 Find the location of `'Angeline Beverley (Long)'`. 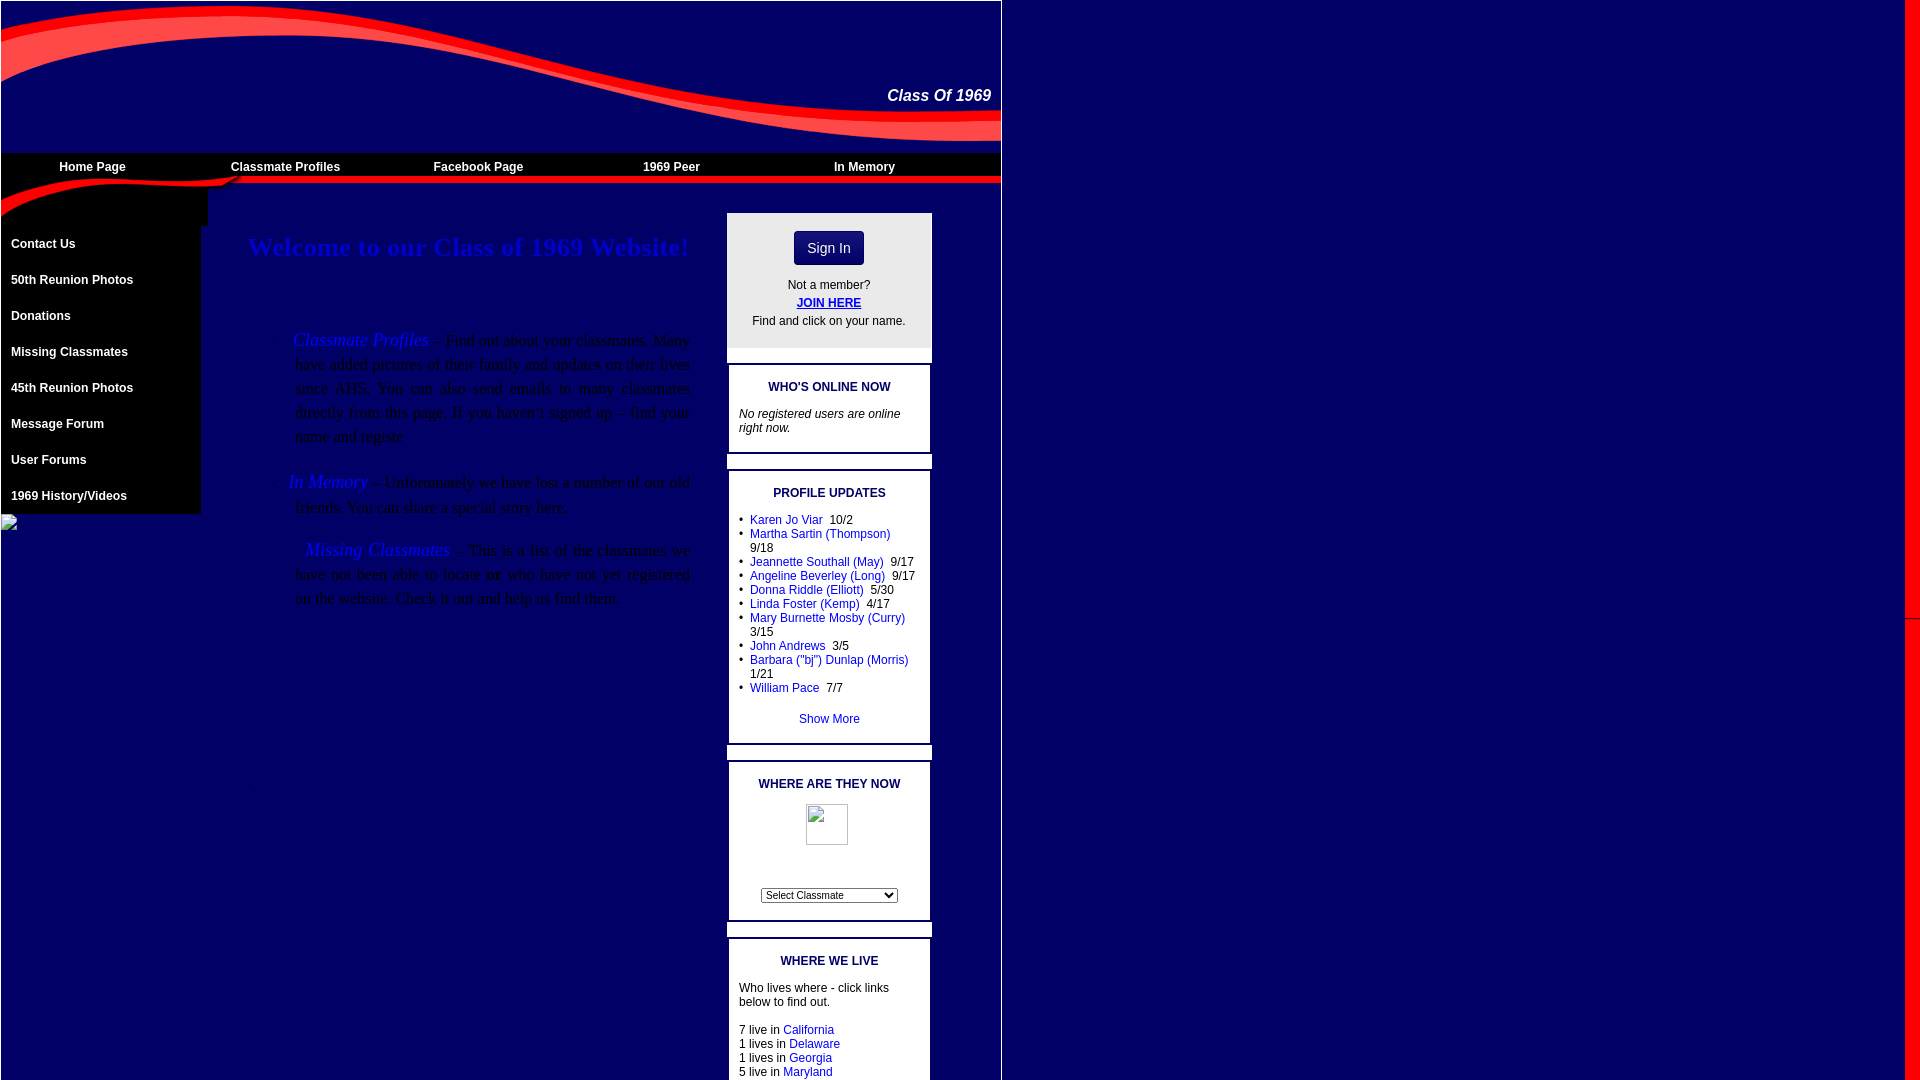

'Angeline Beverley (Long)' is located at coordinates (817, 575).